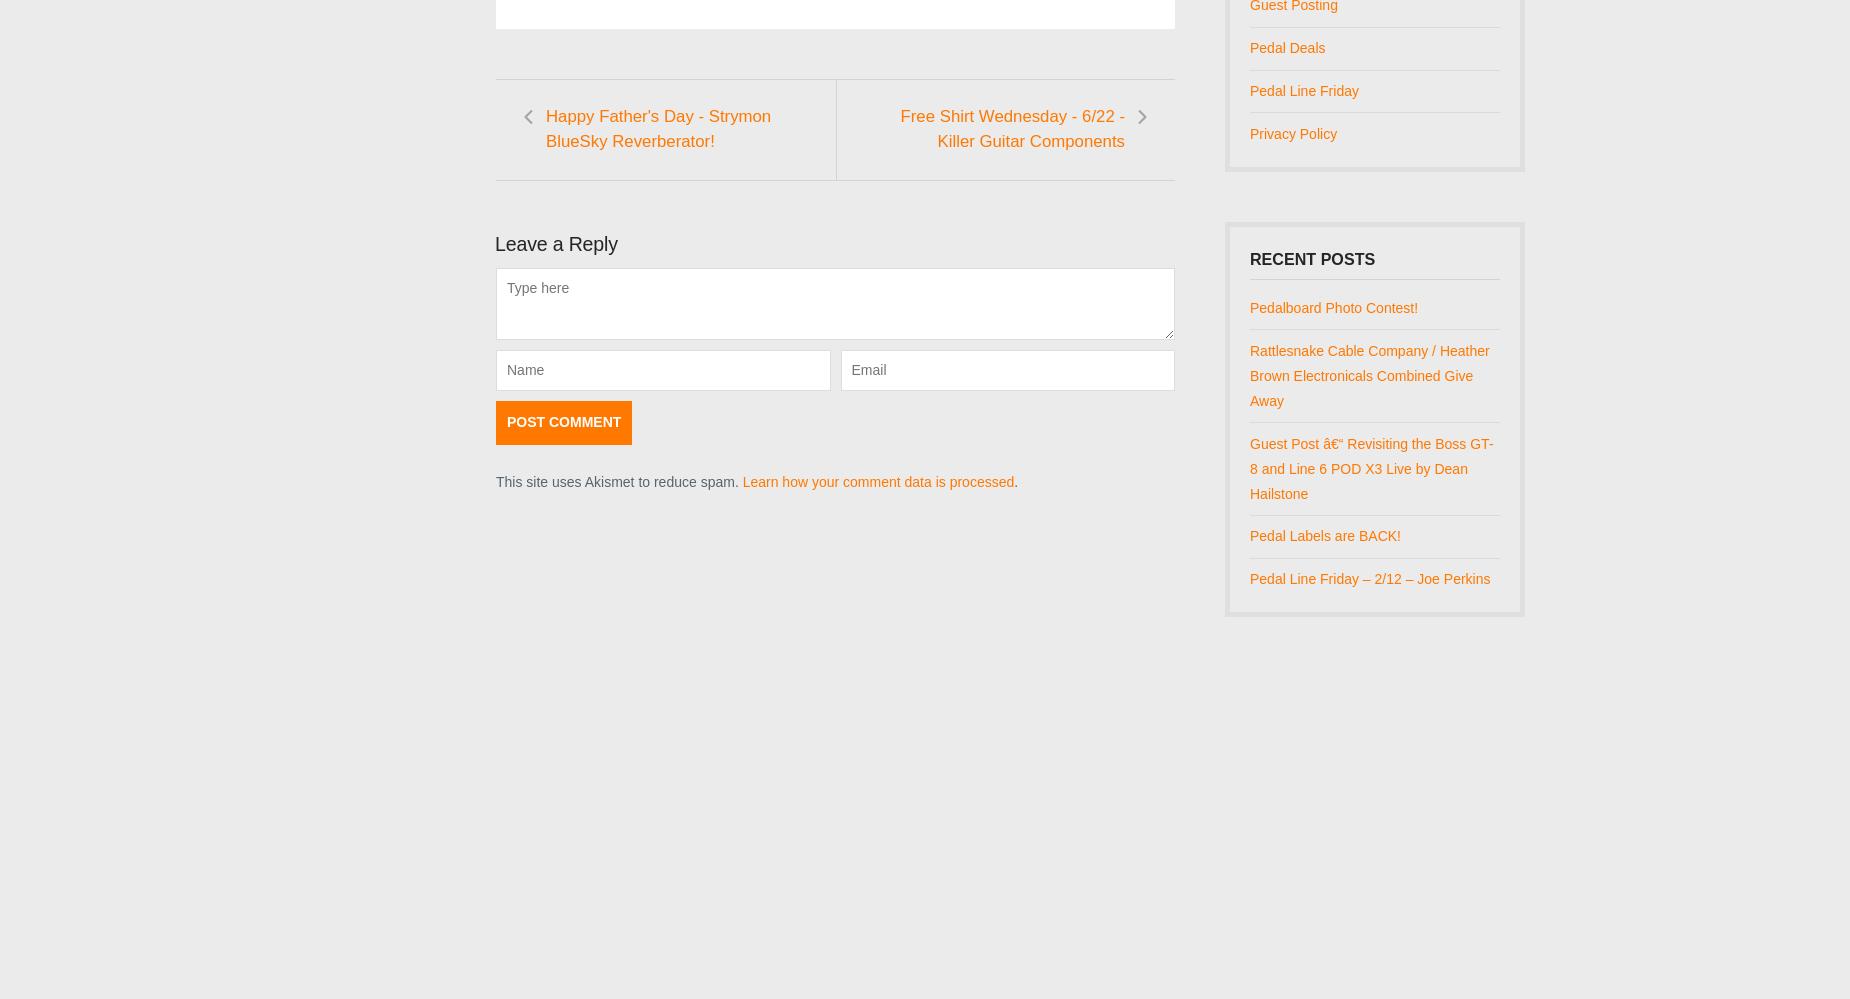  Describe the element at coordinates (1311, 258) in the screenshot. I see `'Recent Posts'` at that location.